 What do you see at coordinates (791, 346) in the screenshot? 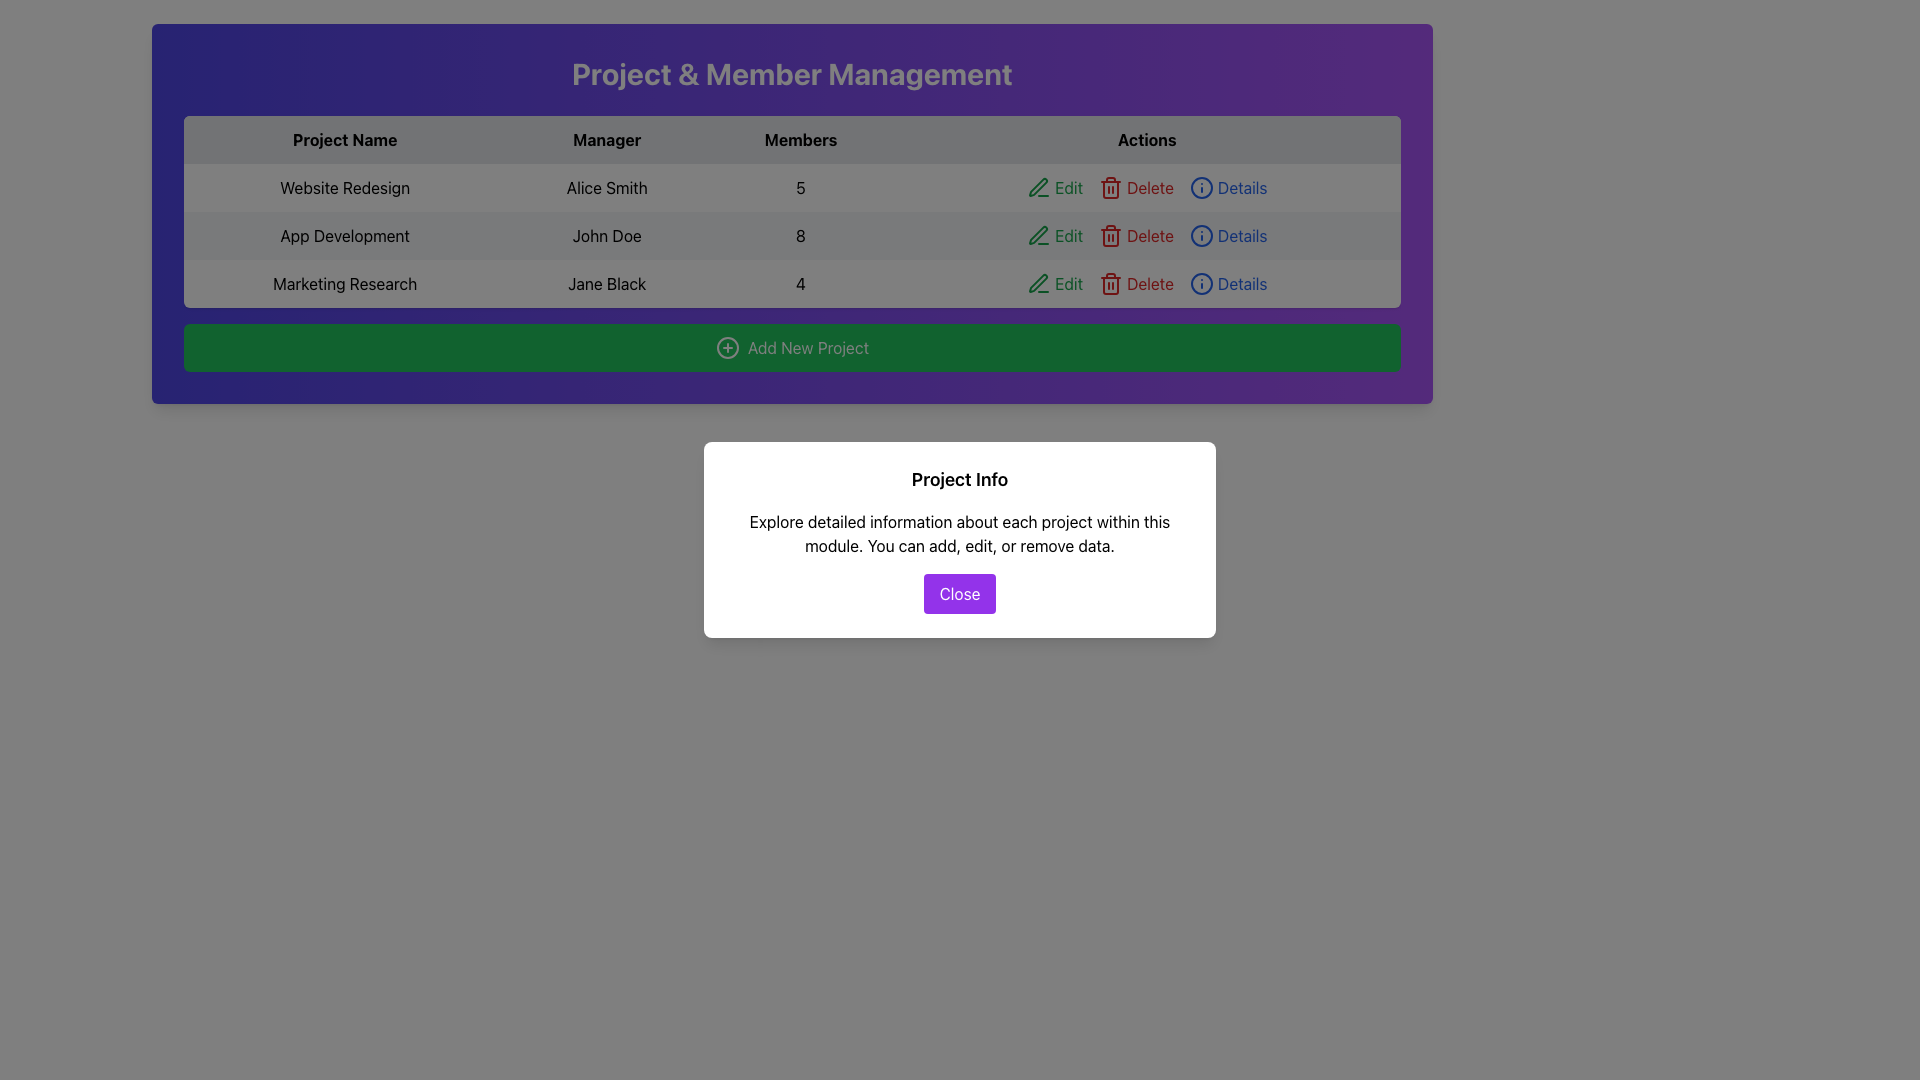
I see `the button that adds a new project, located directly below the project details table, to observe visual feedback` at bounding box center [791, 346].